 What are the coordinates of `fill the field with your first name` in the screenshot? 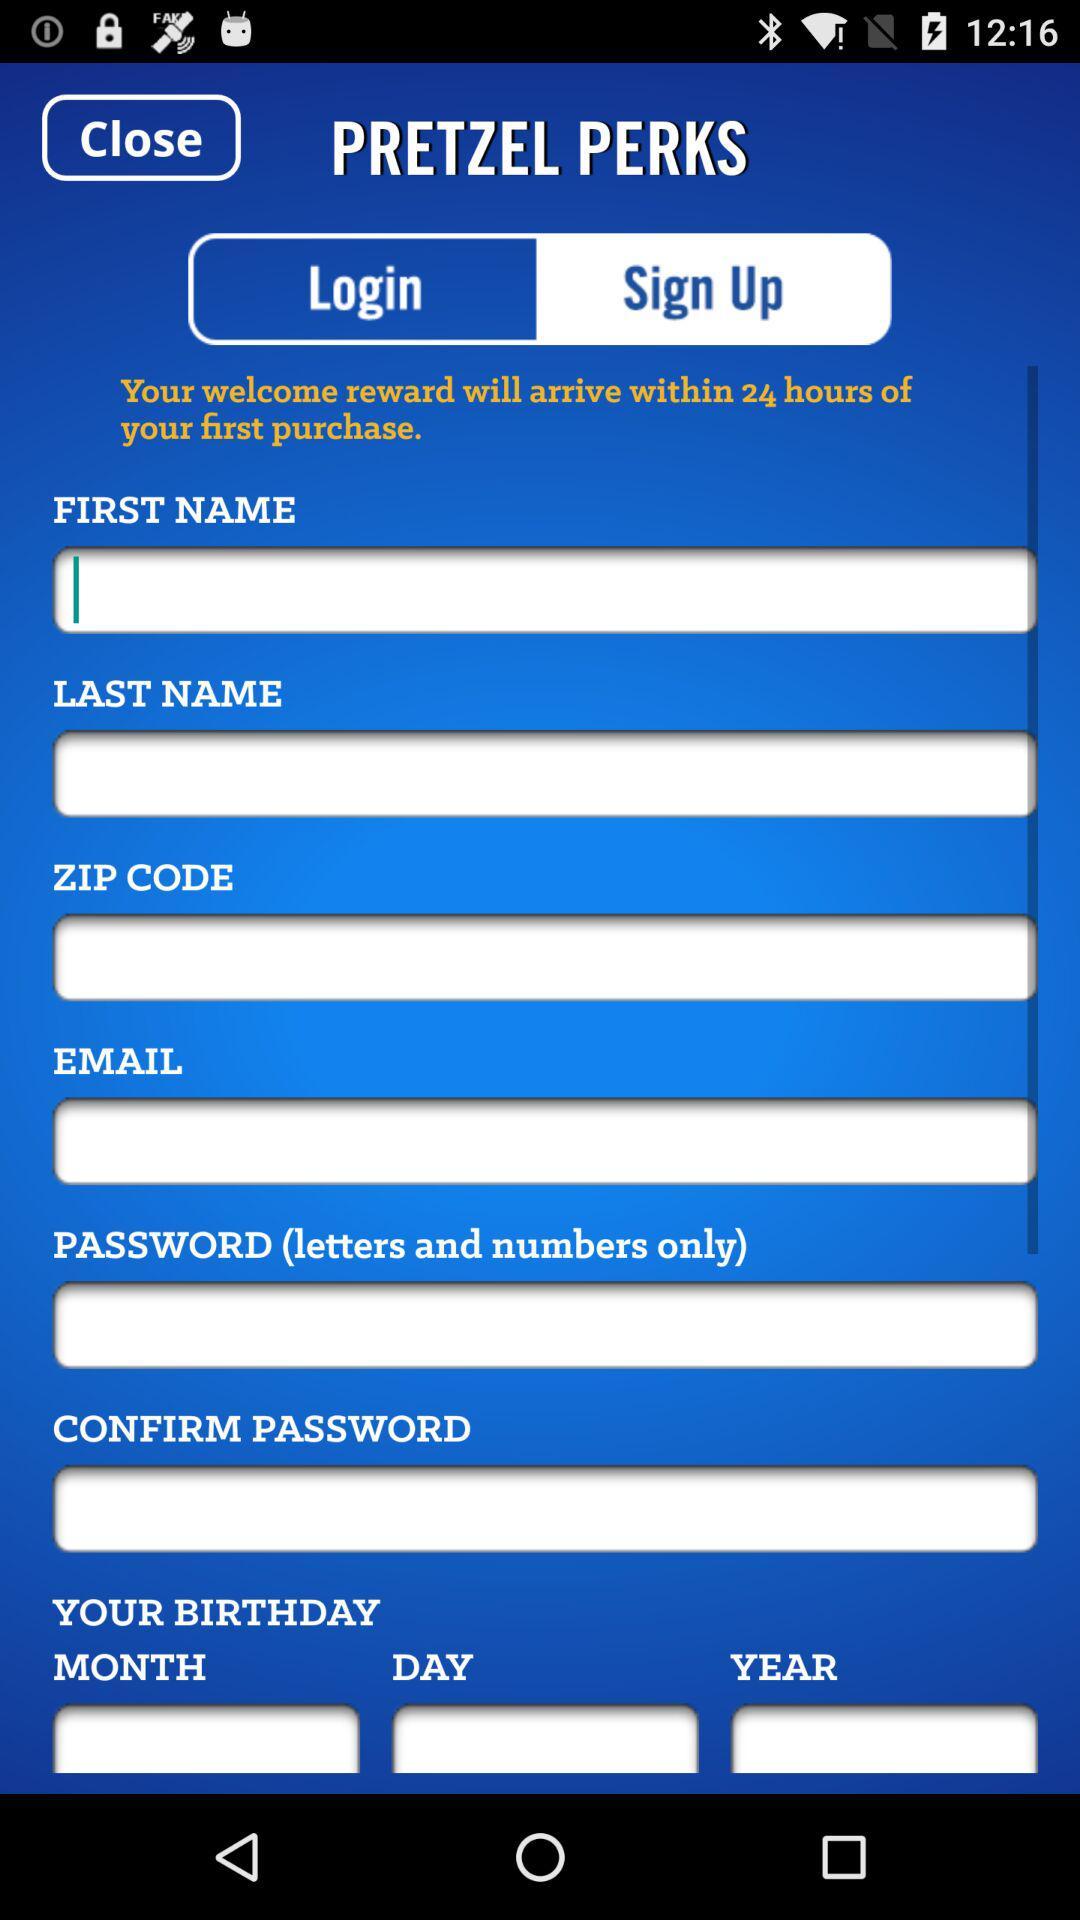 It's located at (545, 588).